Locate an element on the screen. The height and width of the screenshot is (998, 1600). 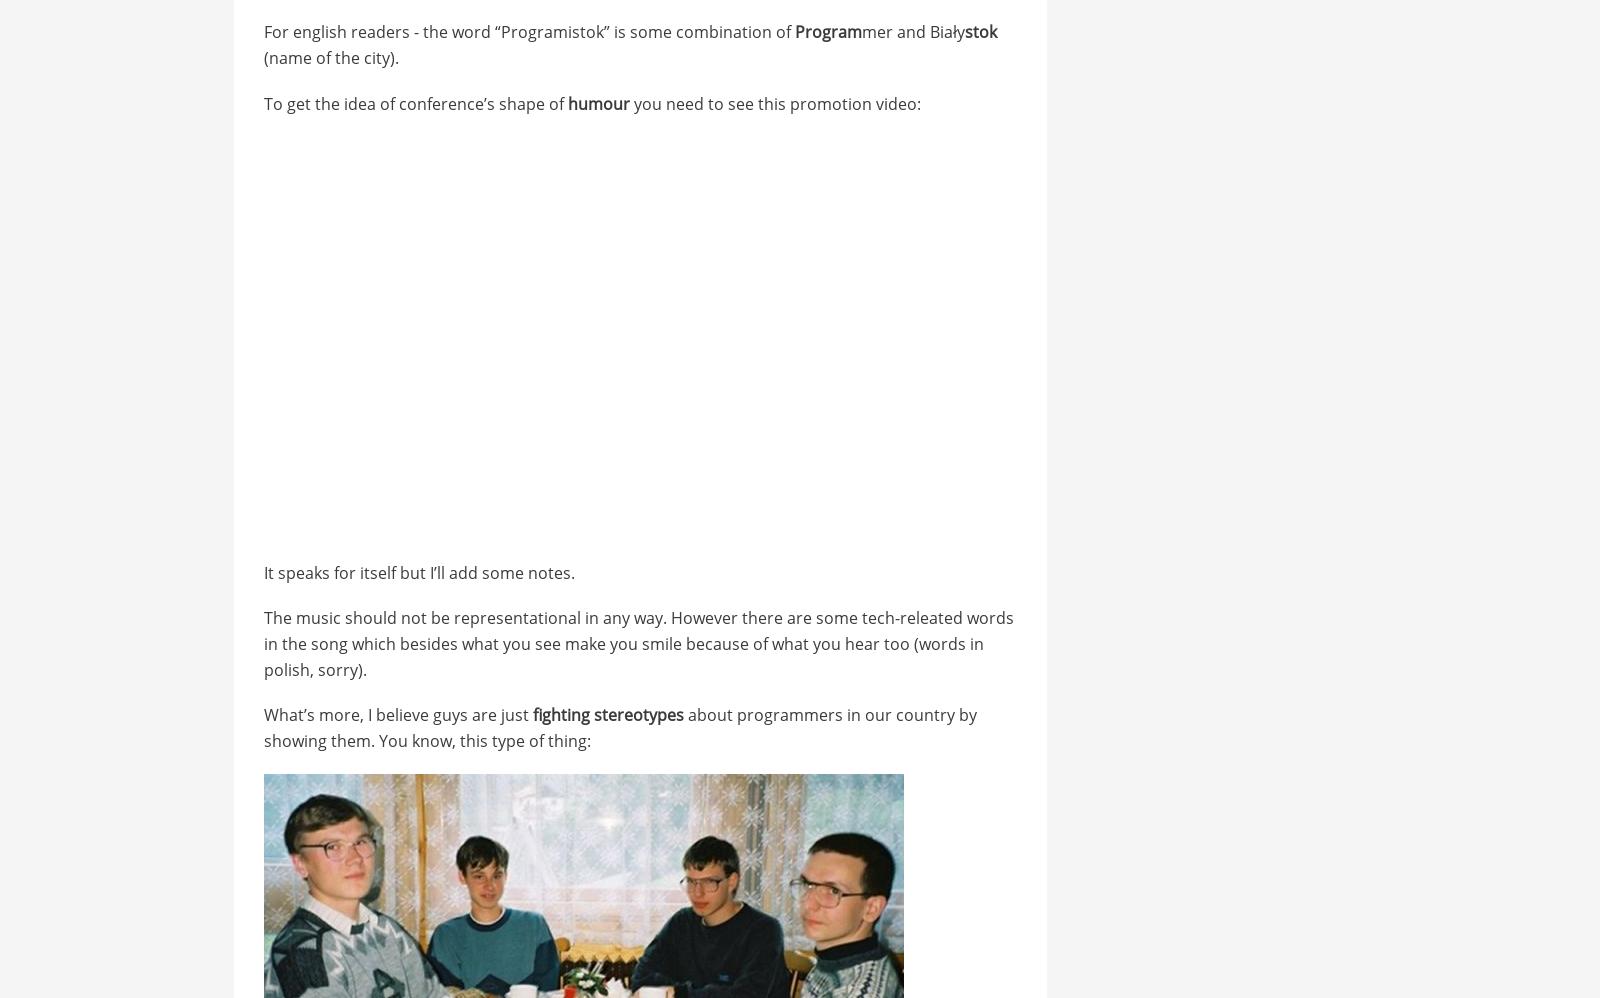
'(name of the city).' is located at coordinates (330, 56).